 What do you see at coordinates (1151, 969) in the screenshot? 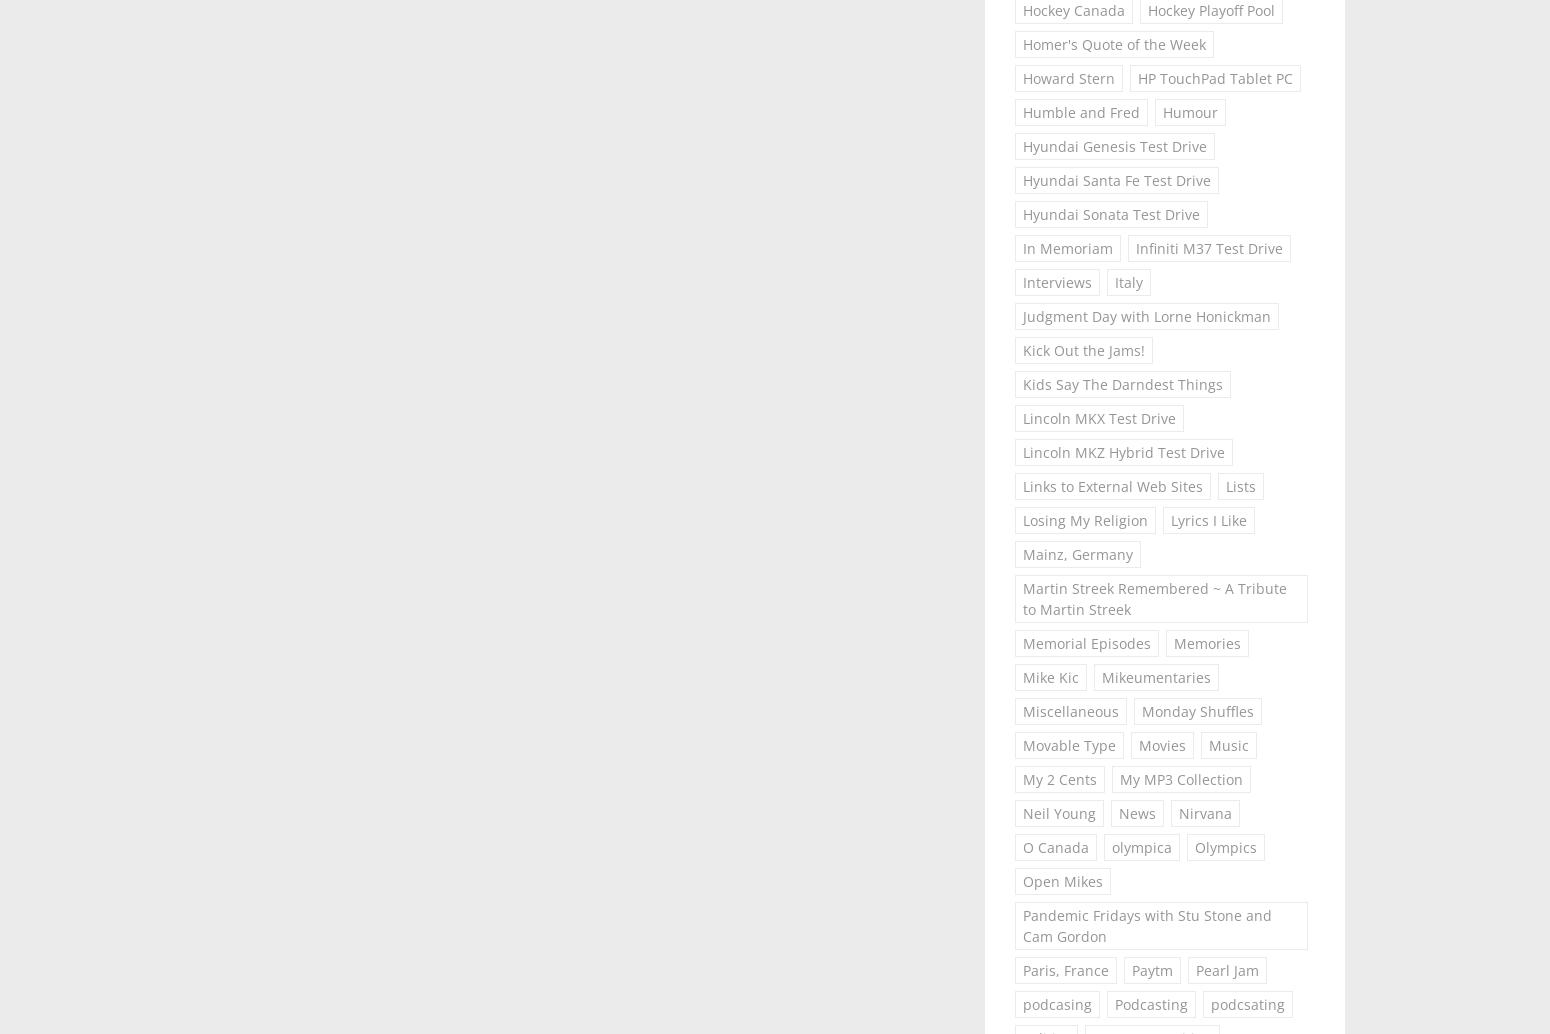
I see `'Paytm'` at bounding box center [1151, 969].